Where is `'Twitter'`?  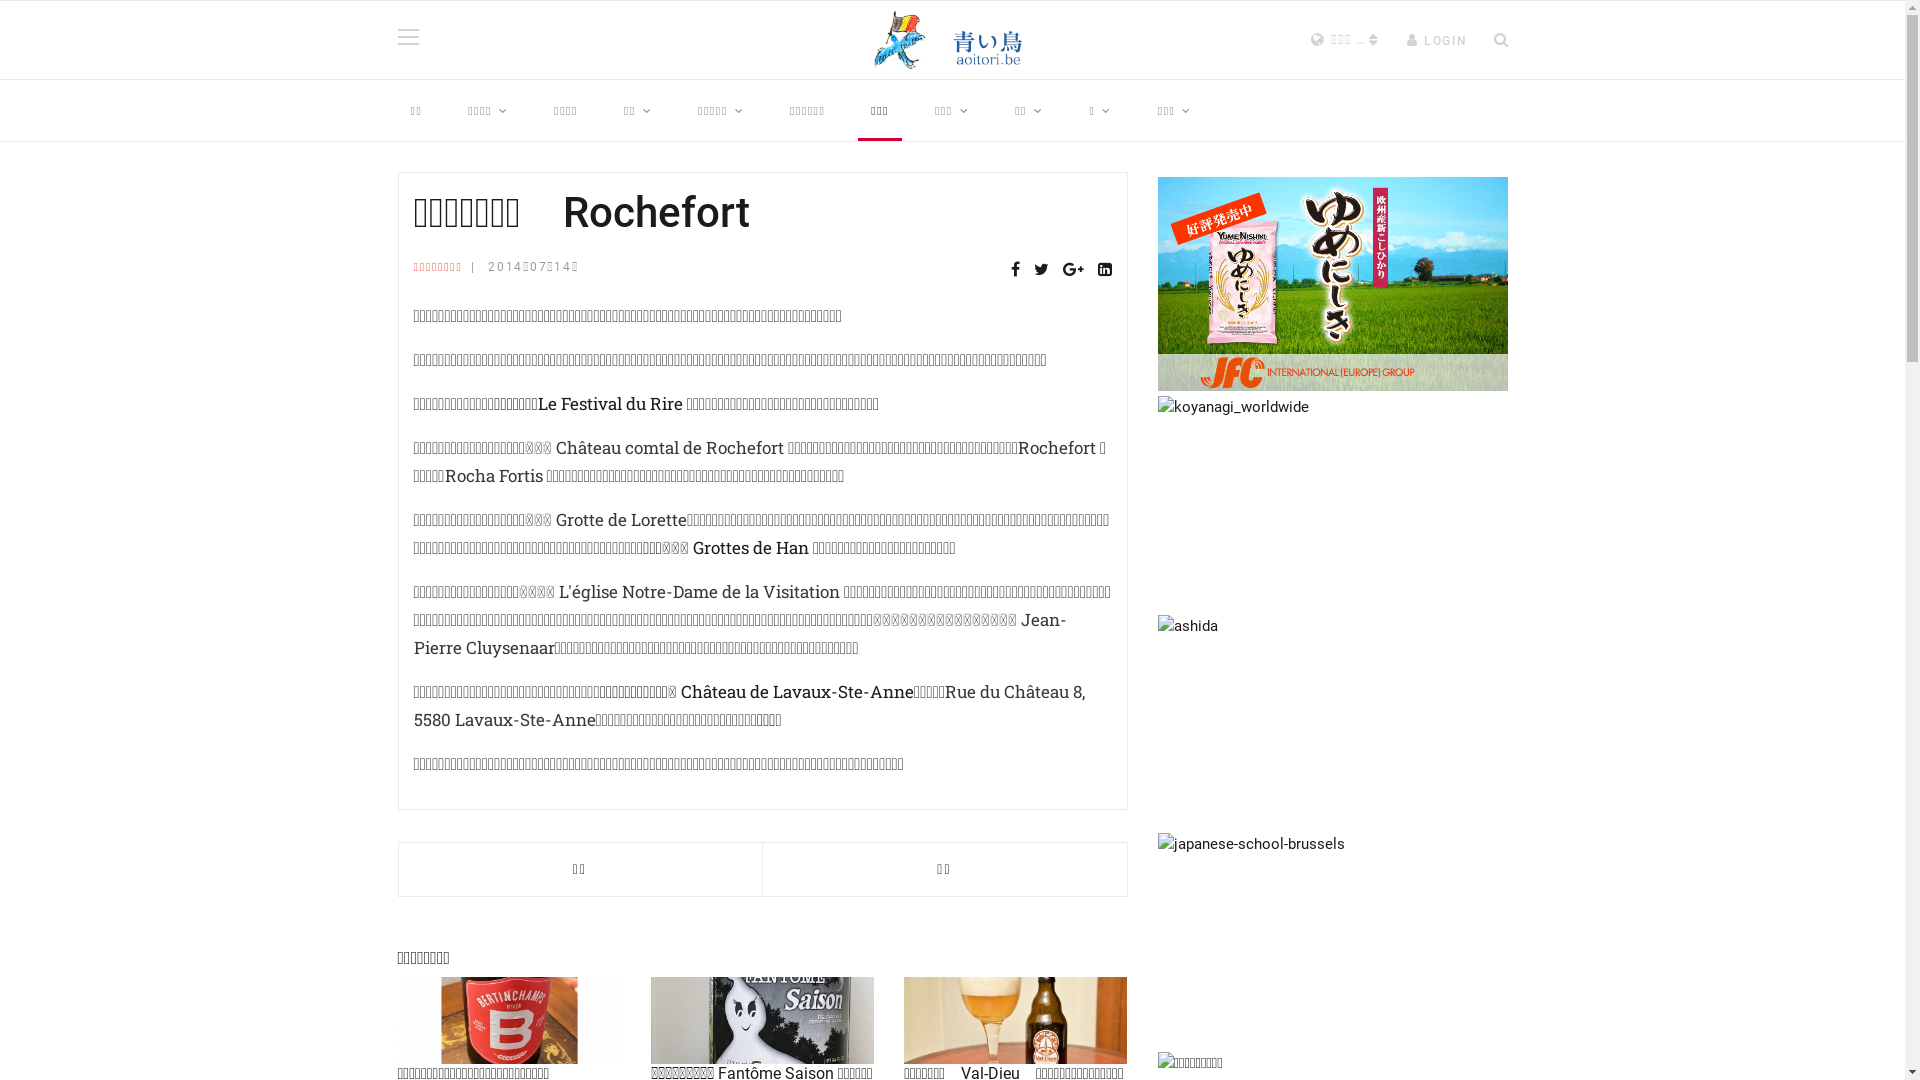
'Twitter' is located at coordinates (1040, 270).